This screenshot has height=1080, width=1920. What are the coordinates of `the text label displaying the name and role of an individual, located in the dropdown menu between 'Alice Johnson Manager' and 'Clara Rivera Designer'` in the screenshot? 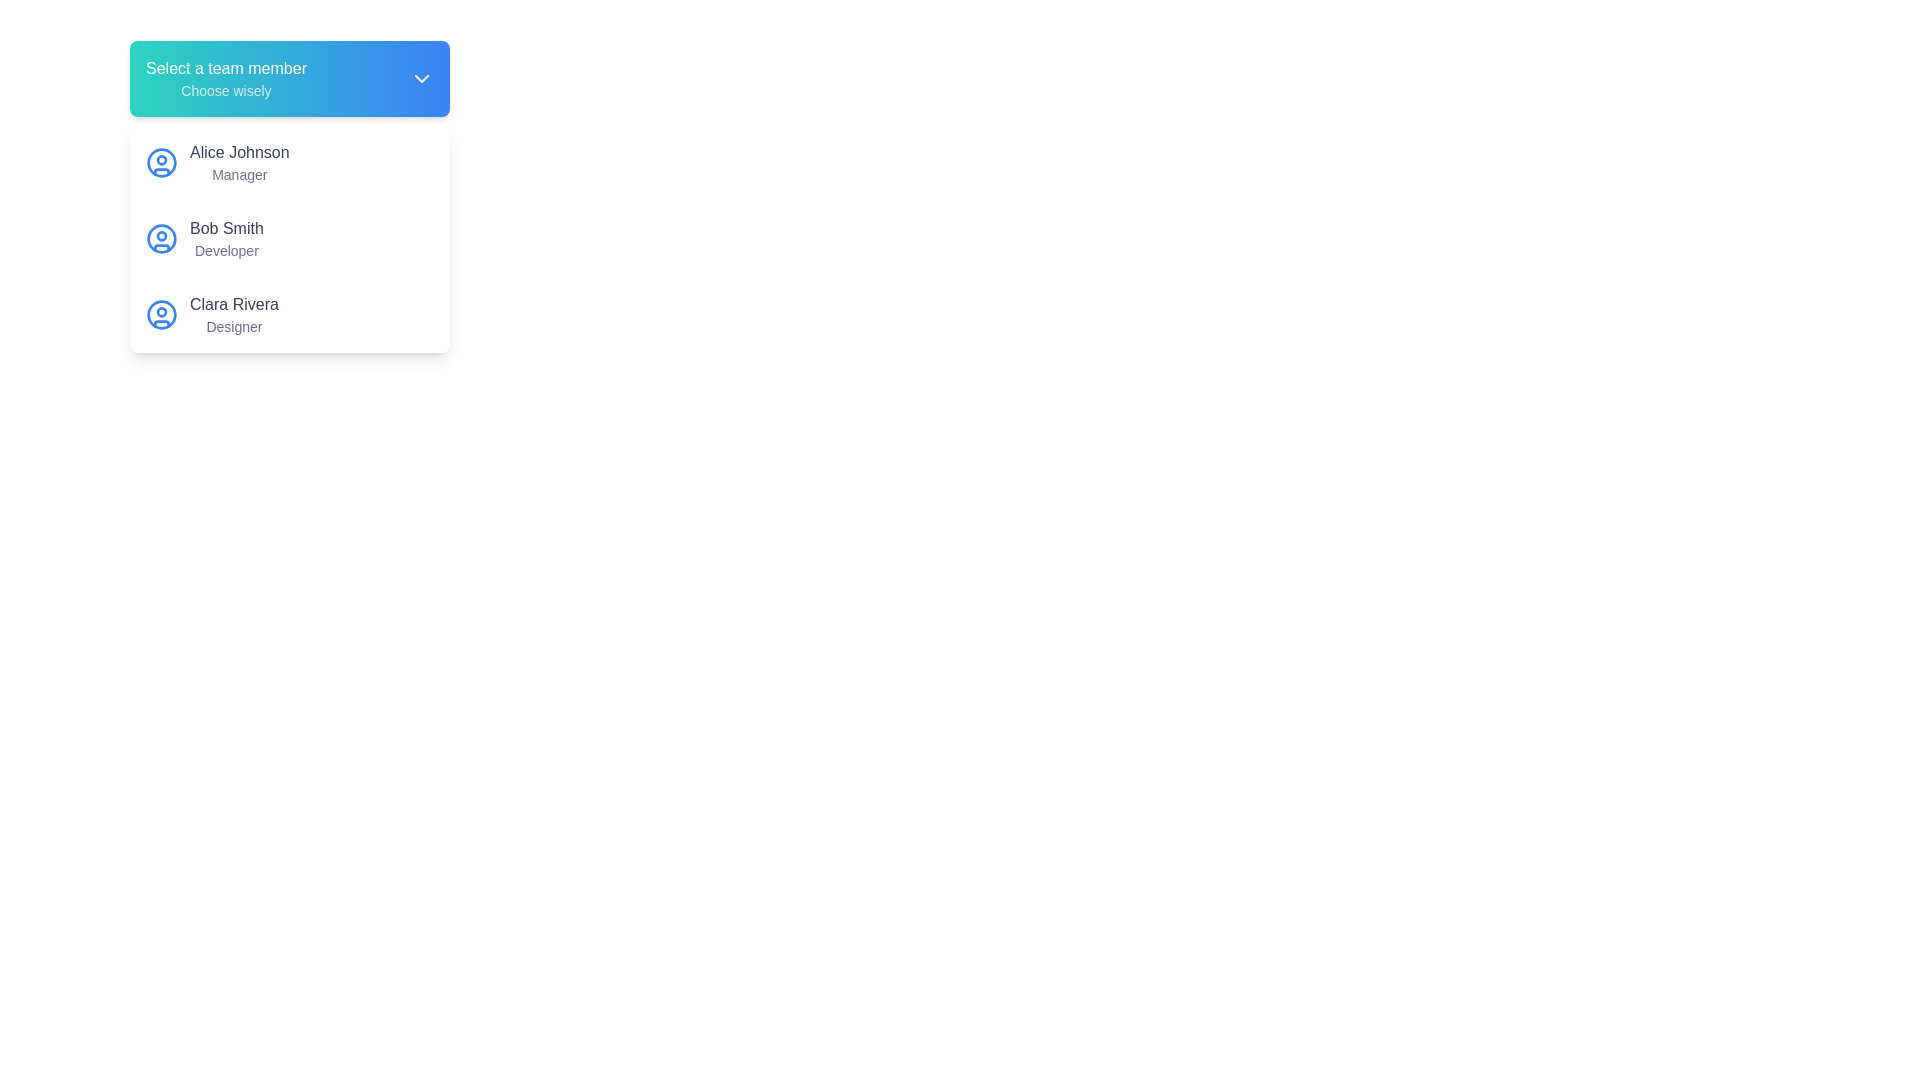 It's located at (226, 238).